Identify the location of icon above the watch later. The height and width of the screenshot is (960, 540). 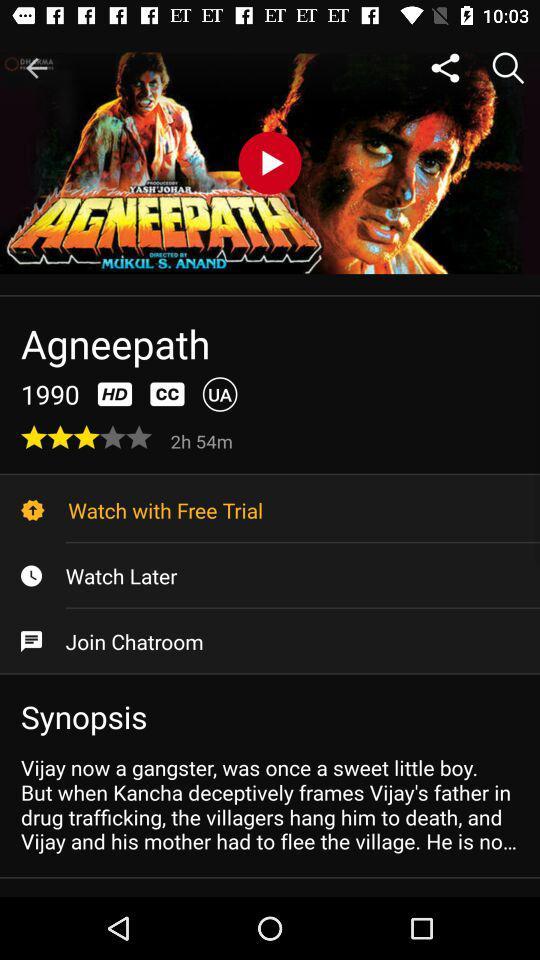
(270, 509).